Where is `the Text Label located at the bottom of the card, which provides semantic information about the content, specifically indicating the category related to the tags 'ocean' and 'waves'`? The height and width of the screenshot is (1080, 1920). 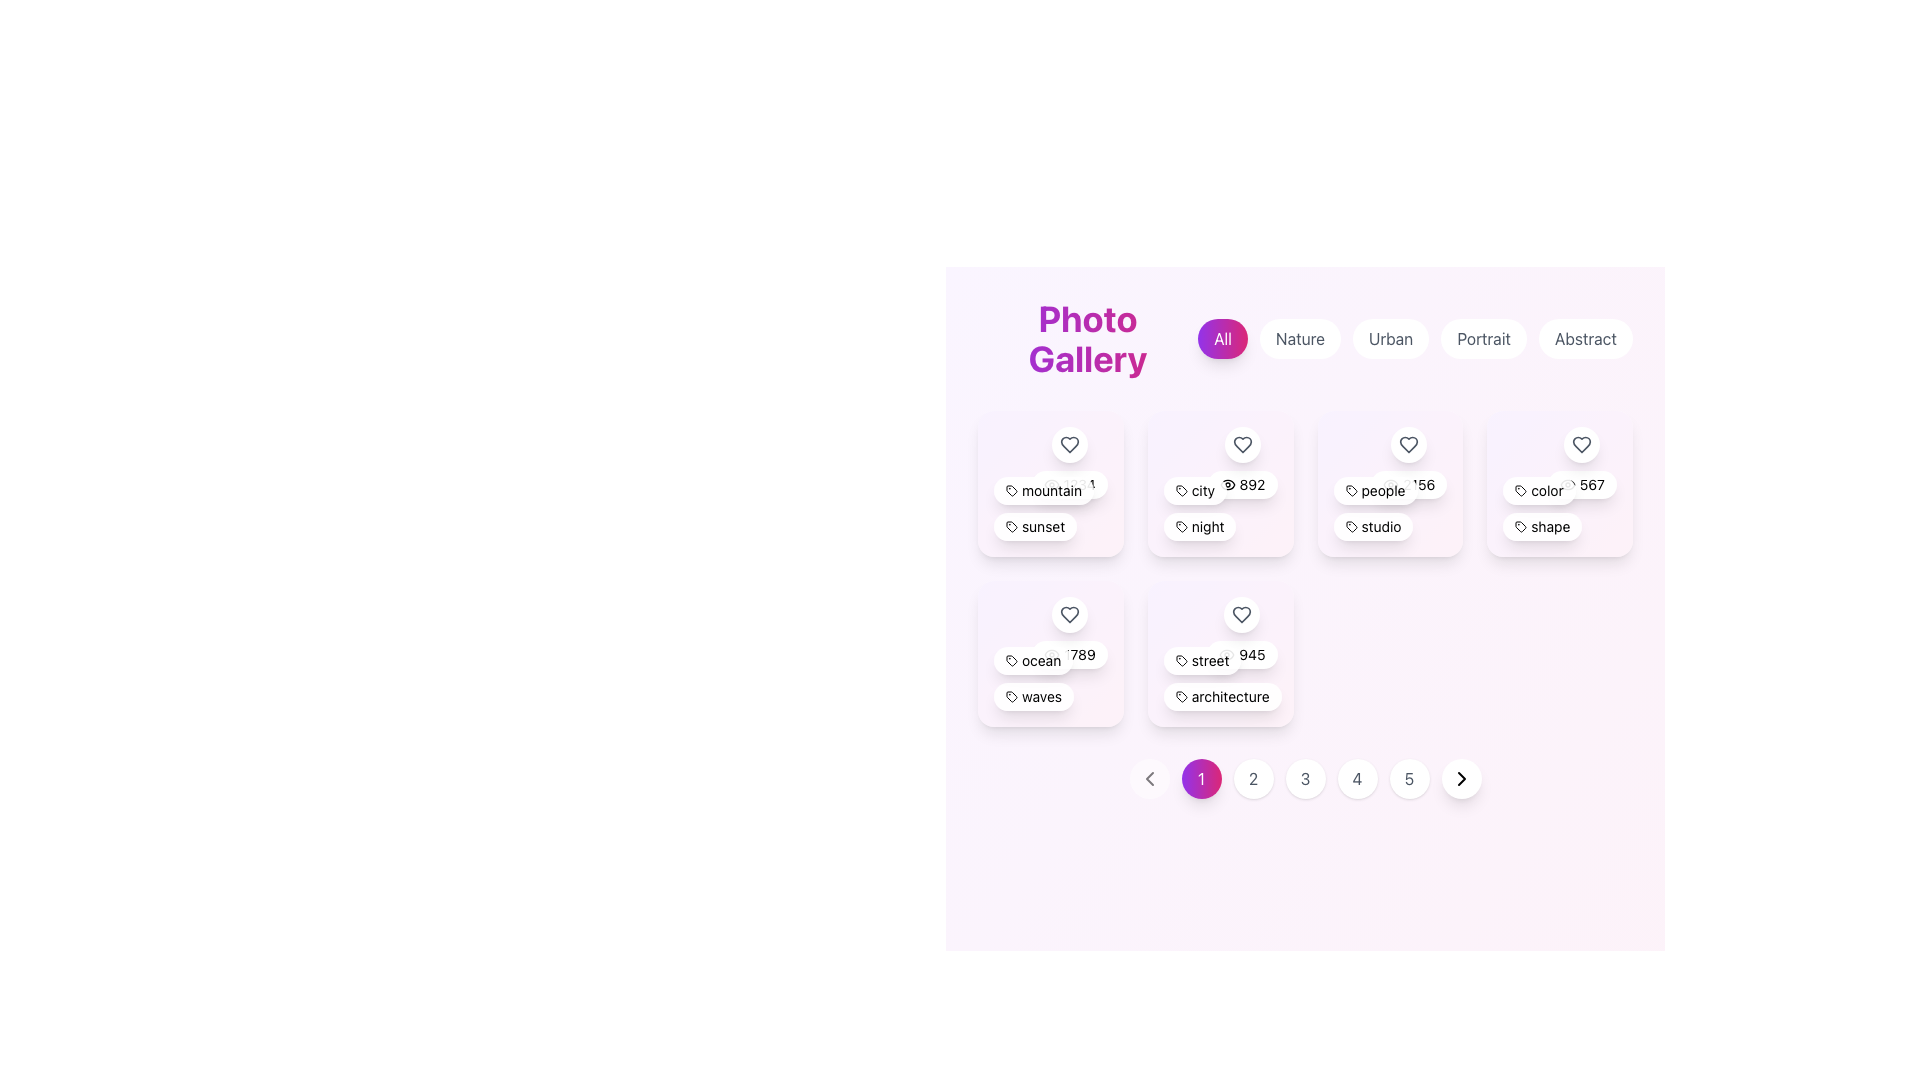 the Text Label located at the bottom of the card, which provides semantic information about the content, specifically indicating the category related to the tags 'ocean' and 'waves' is located at coordinates (1049, 677).